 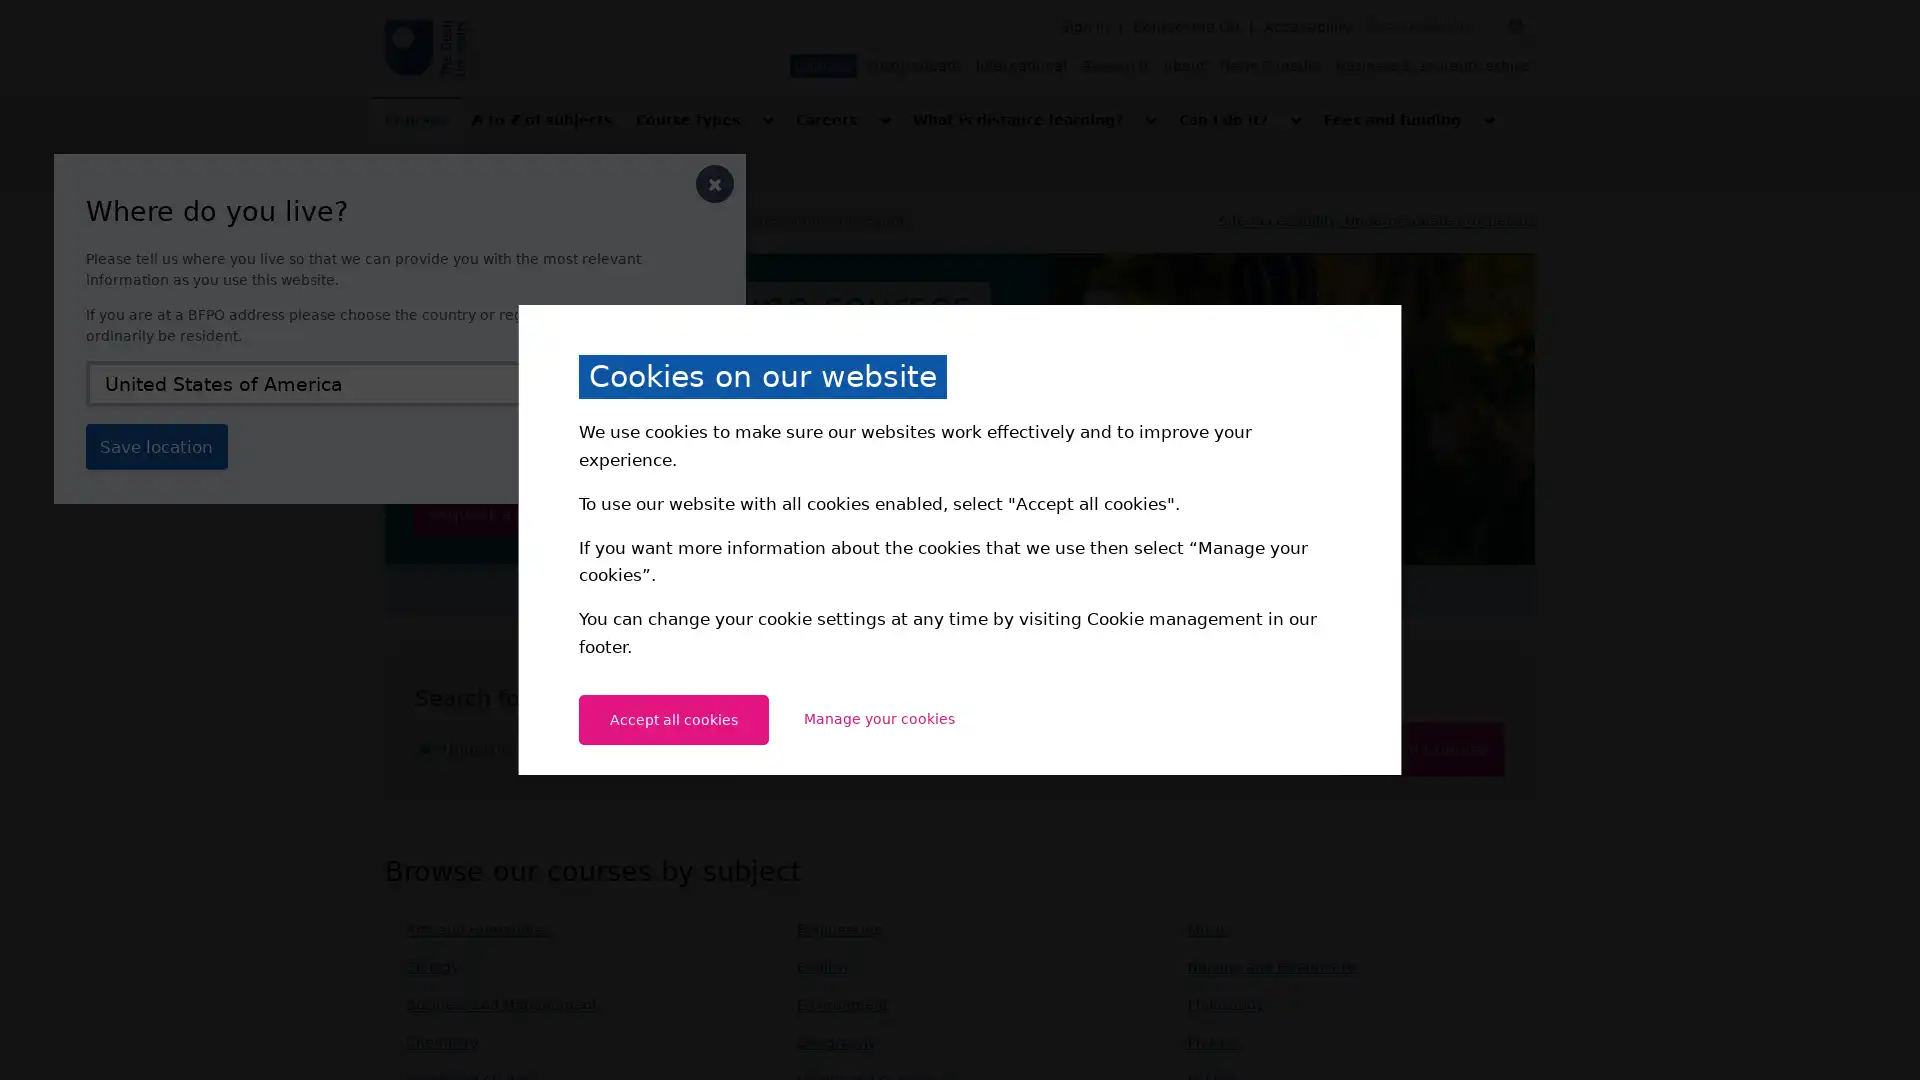 What do you see at coordinates (155, 445) in the screenshot?
I see `Save location` at bounding box center [155, 445].